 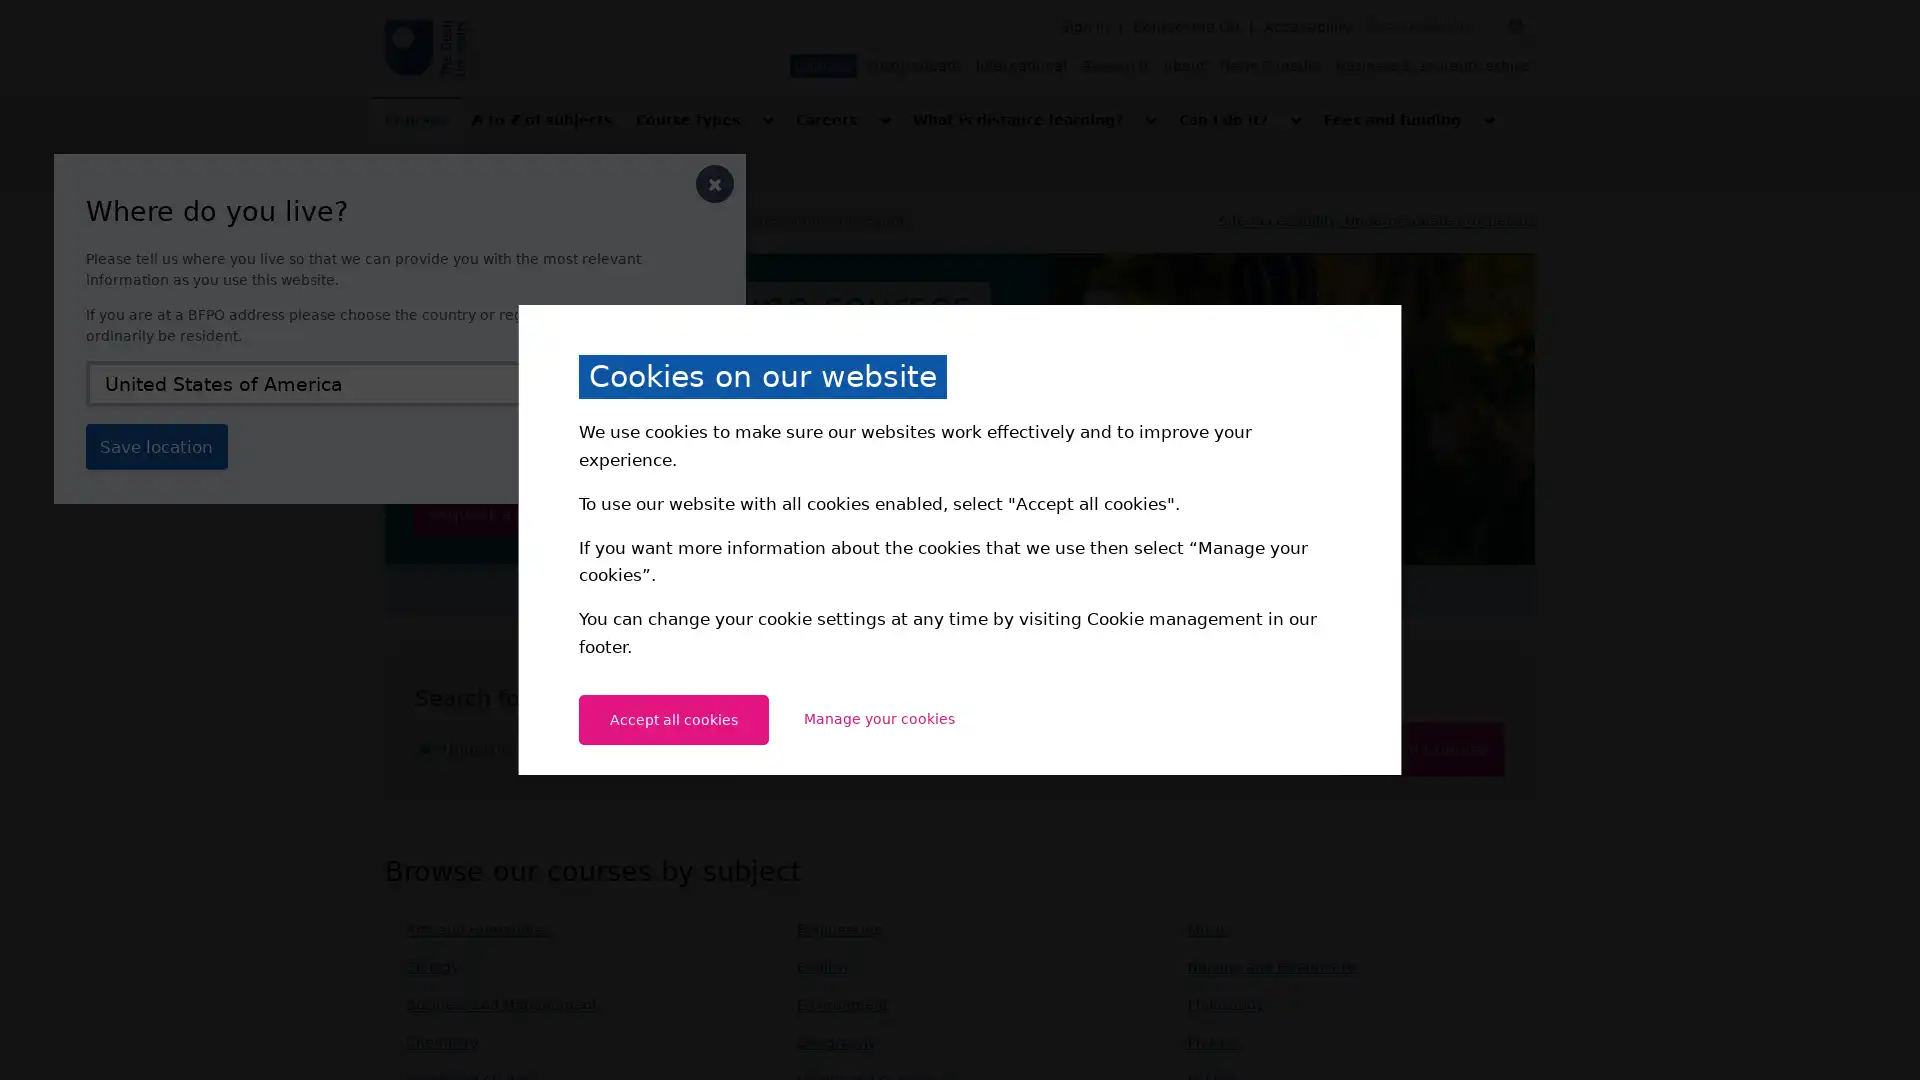 What do you see at coordinates (155, 445) in the screenshot?
I see `Save location` at bounding box center [155, 445].